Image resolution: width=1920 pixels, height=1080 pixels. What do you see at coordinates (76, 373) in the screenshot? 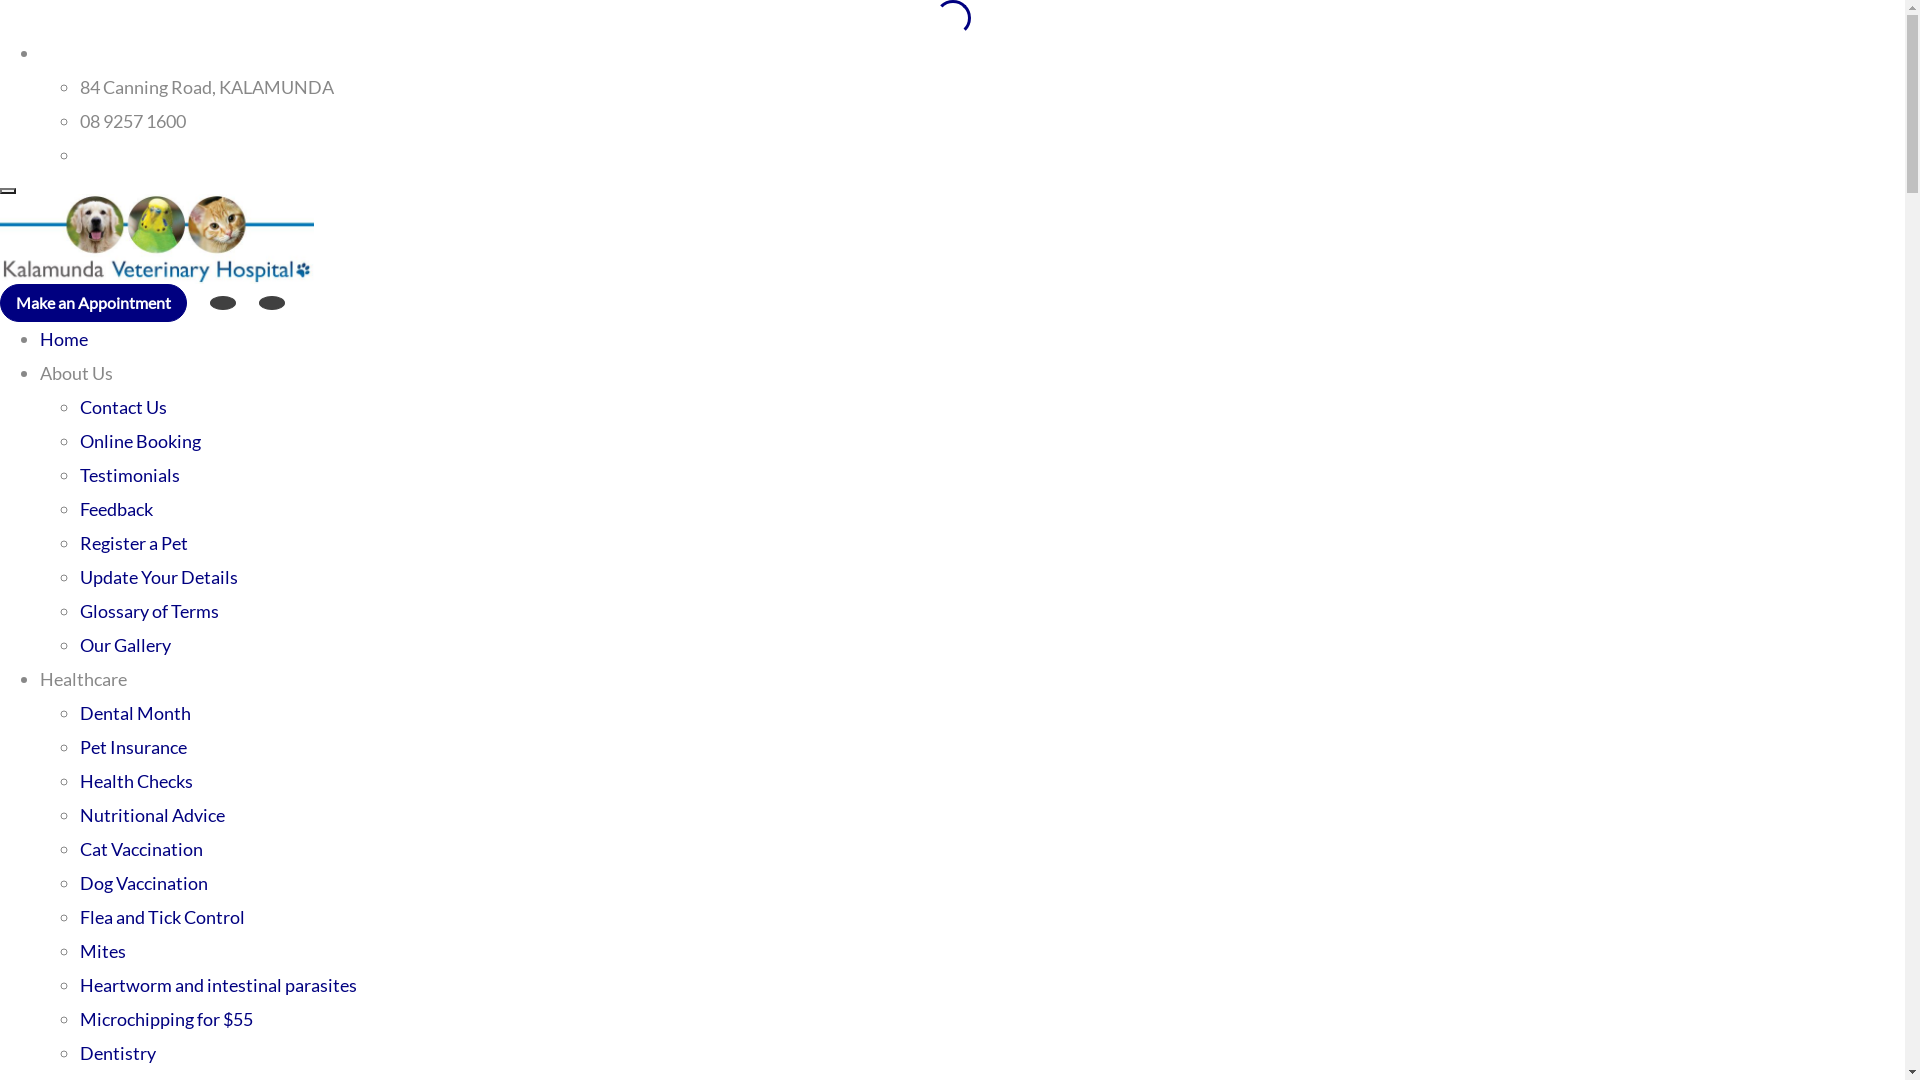
I see `'About Us'` at bounding box center [76, 373].